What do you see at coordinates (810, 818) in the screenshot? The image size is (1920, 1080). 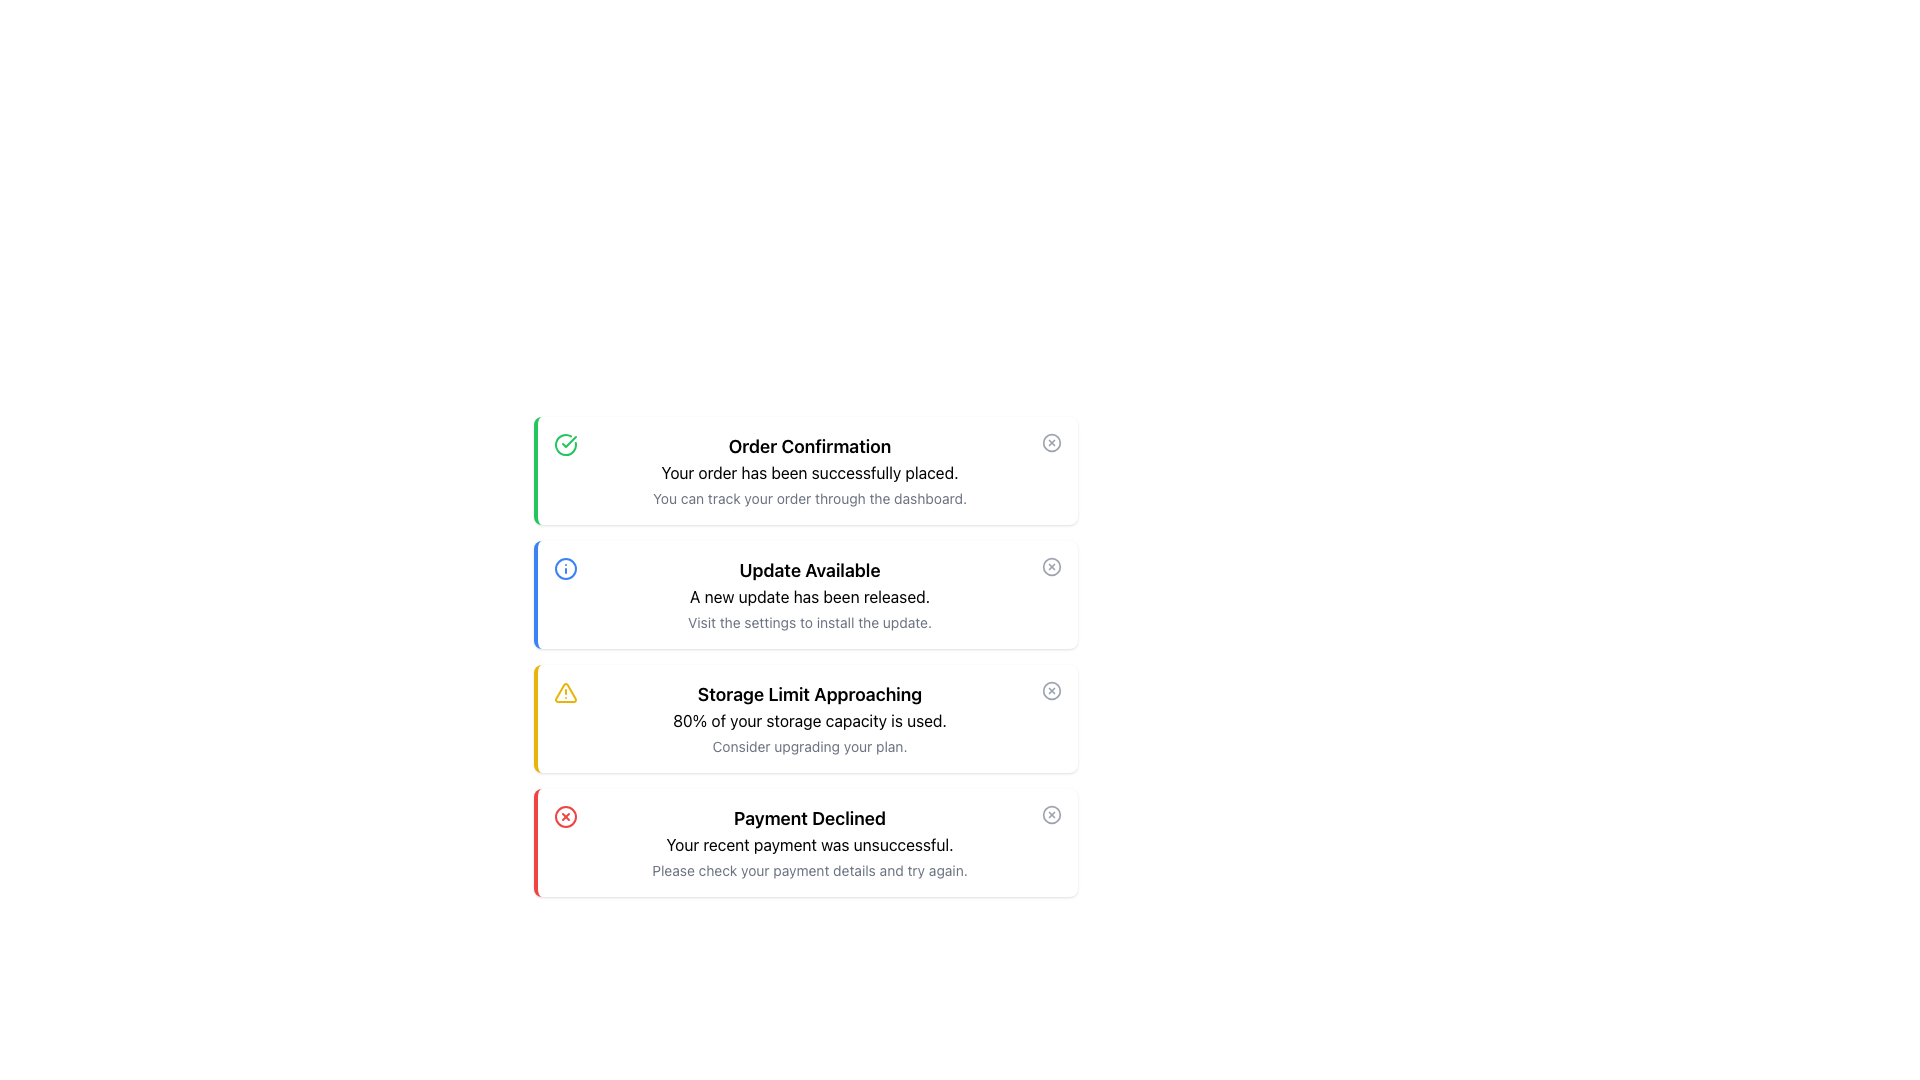 I see `the 'Payment Declined' static text element, which is a bold heading displayed prominently in a notification card about a declined payment` at bounding box center [810, 818].